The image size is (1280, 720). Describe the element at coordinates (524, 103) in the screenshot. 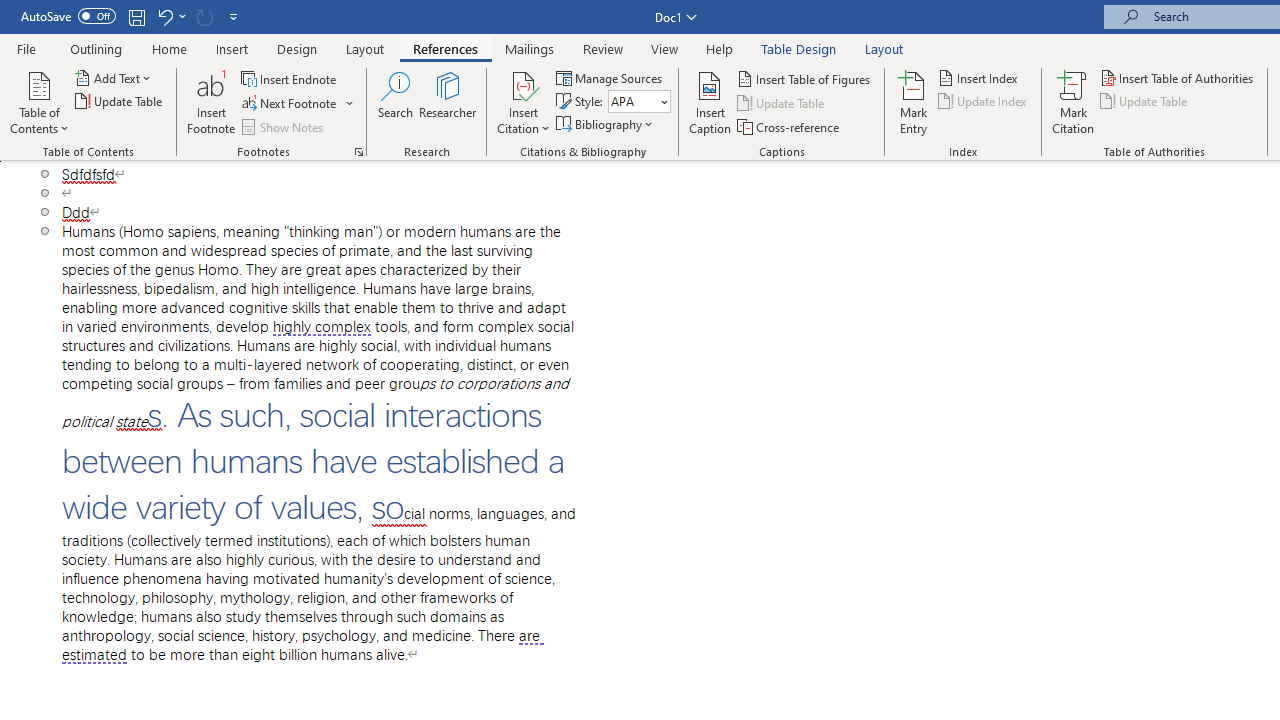

I see `'Insert Citation'` at that location.